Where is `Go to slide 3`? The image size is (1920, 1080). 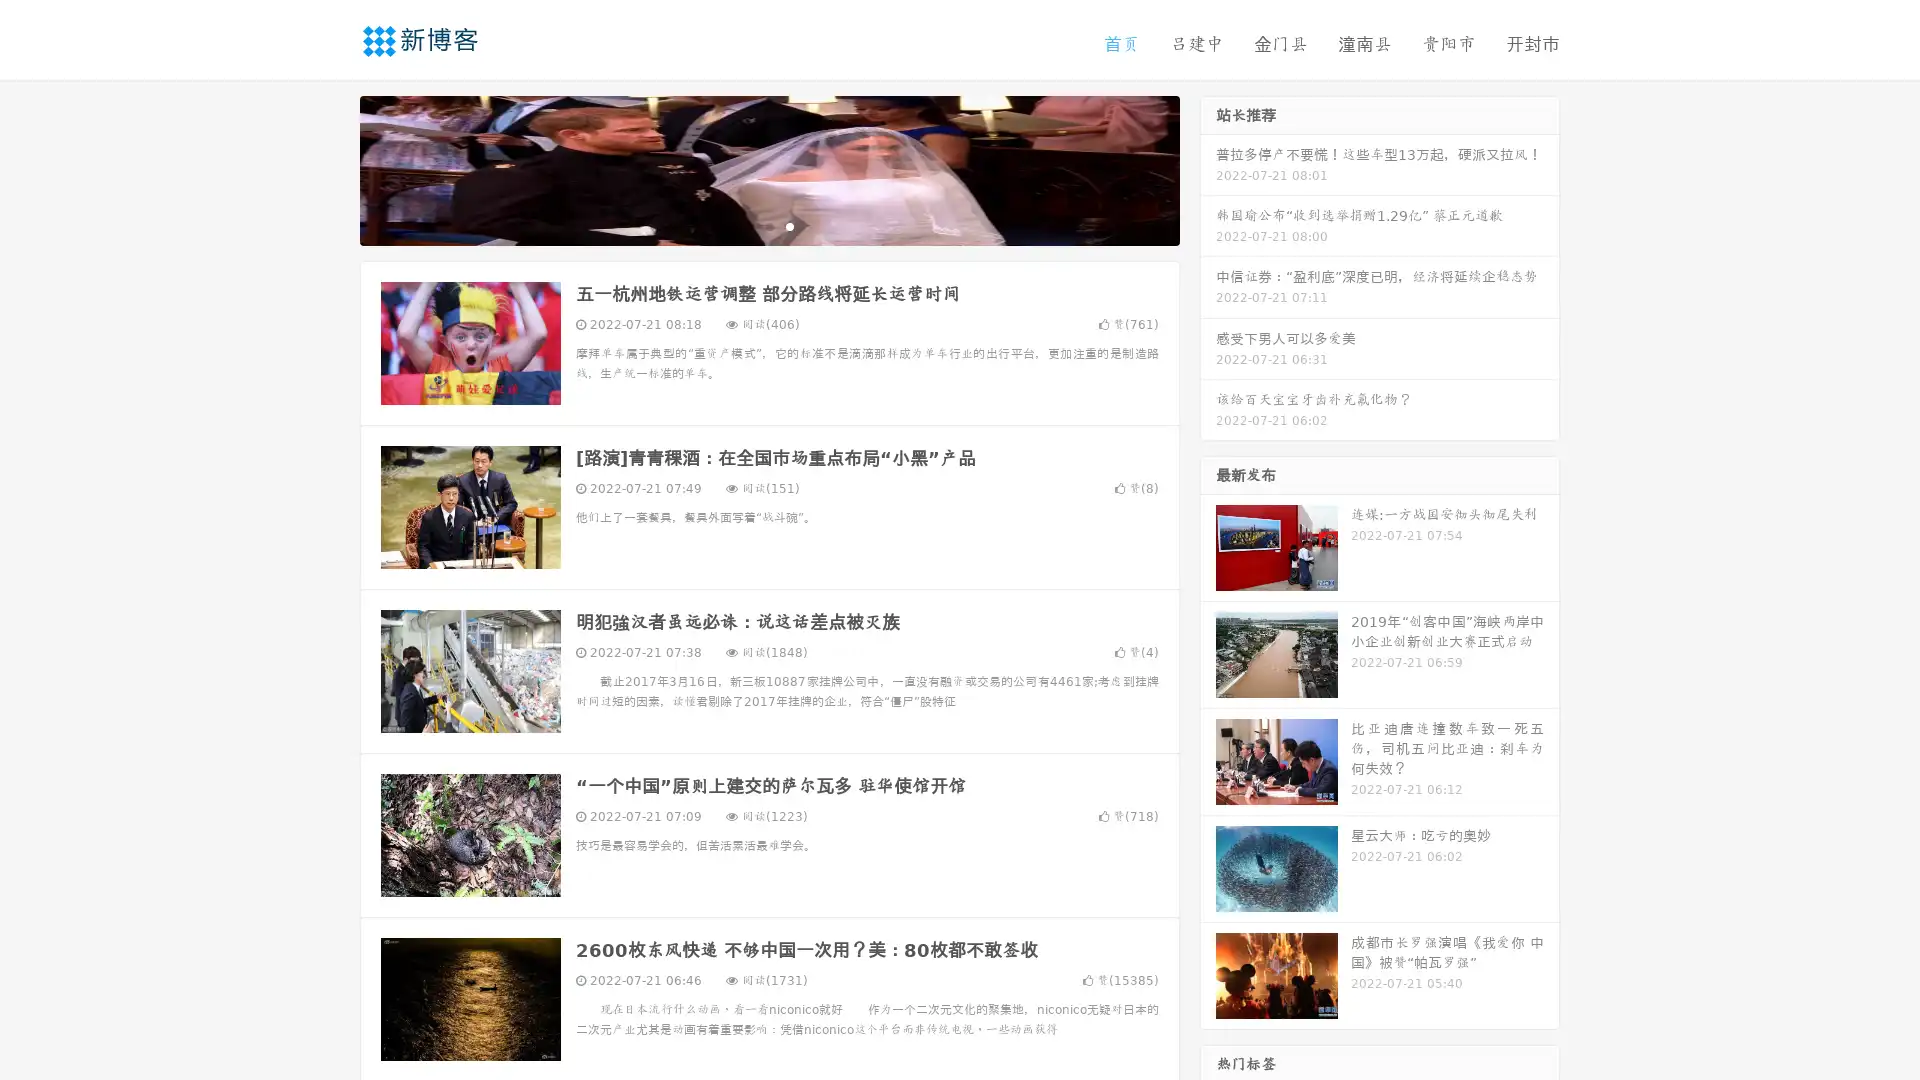 Go to slide 3 is located at coordinates (789, 225).